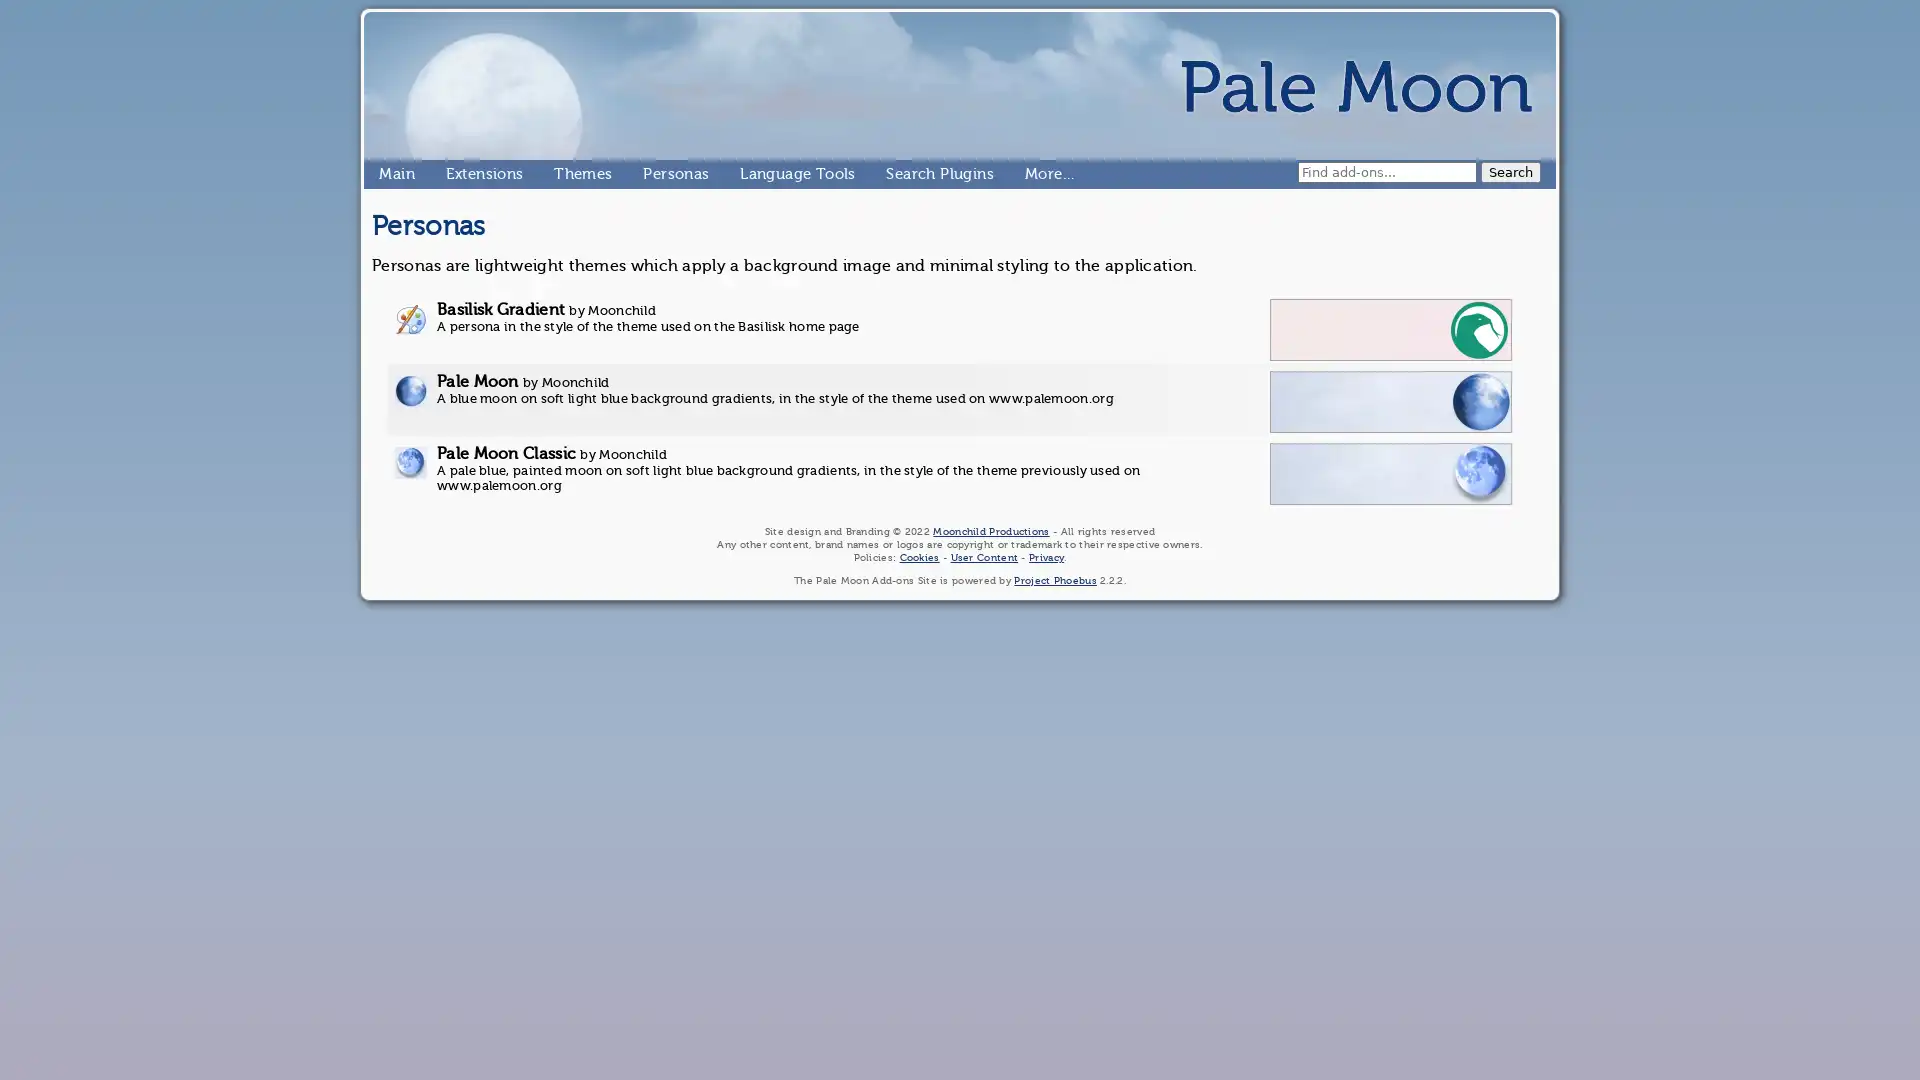  What do you see at coordinates (1511, 171) in the screenshot?
I see `Search` at bounding box center [1511, 171].